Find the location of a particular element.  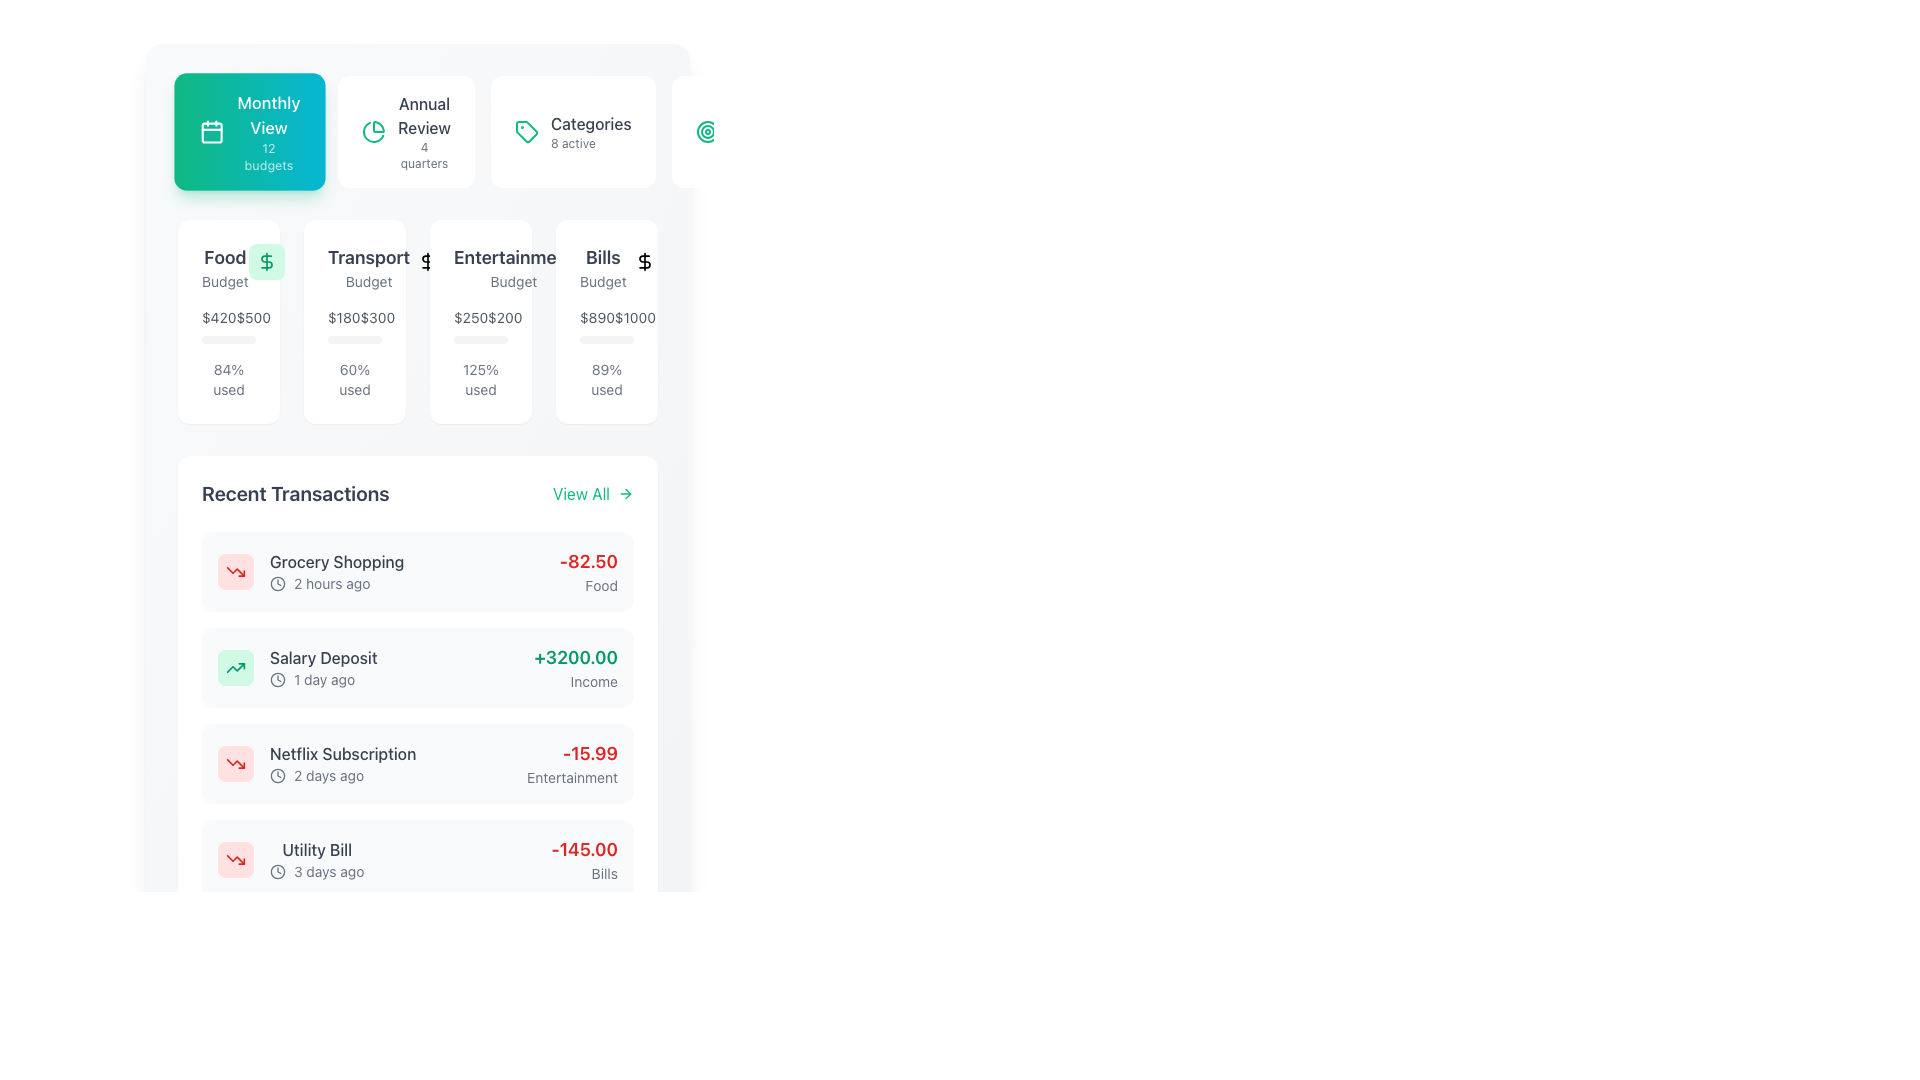

the text label reading '12 budgets' that is located beneath the 'Monthly View' label in the top-left corner of the interface is located at coordinates (267, 156).